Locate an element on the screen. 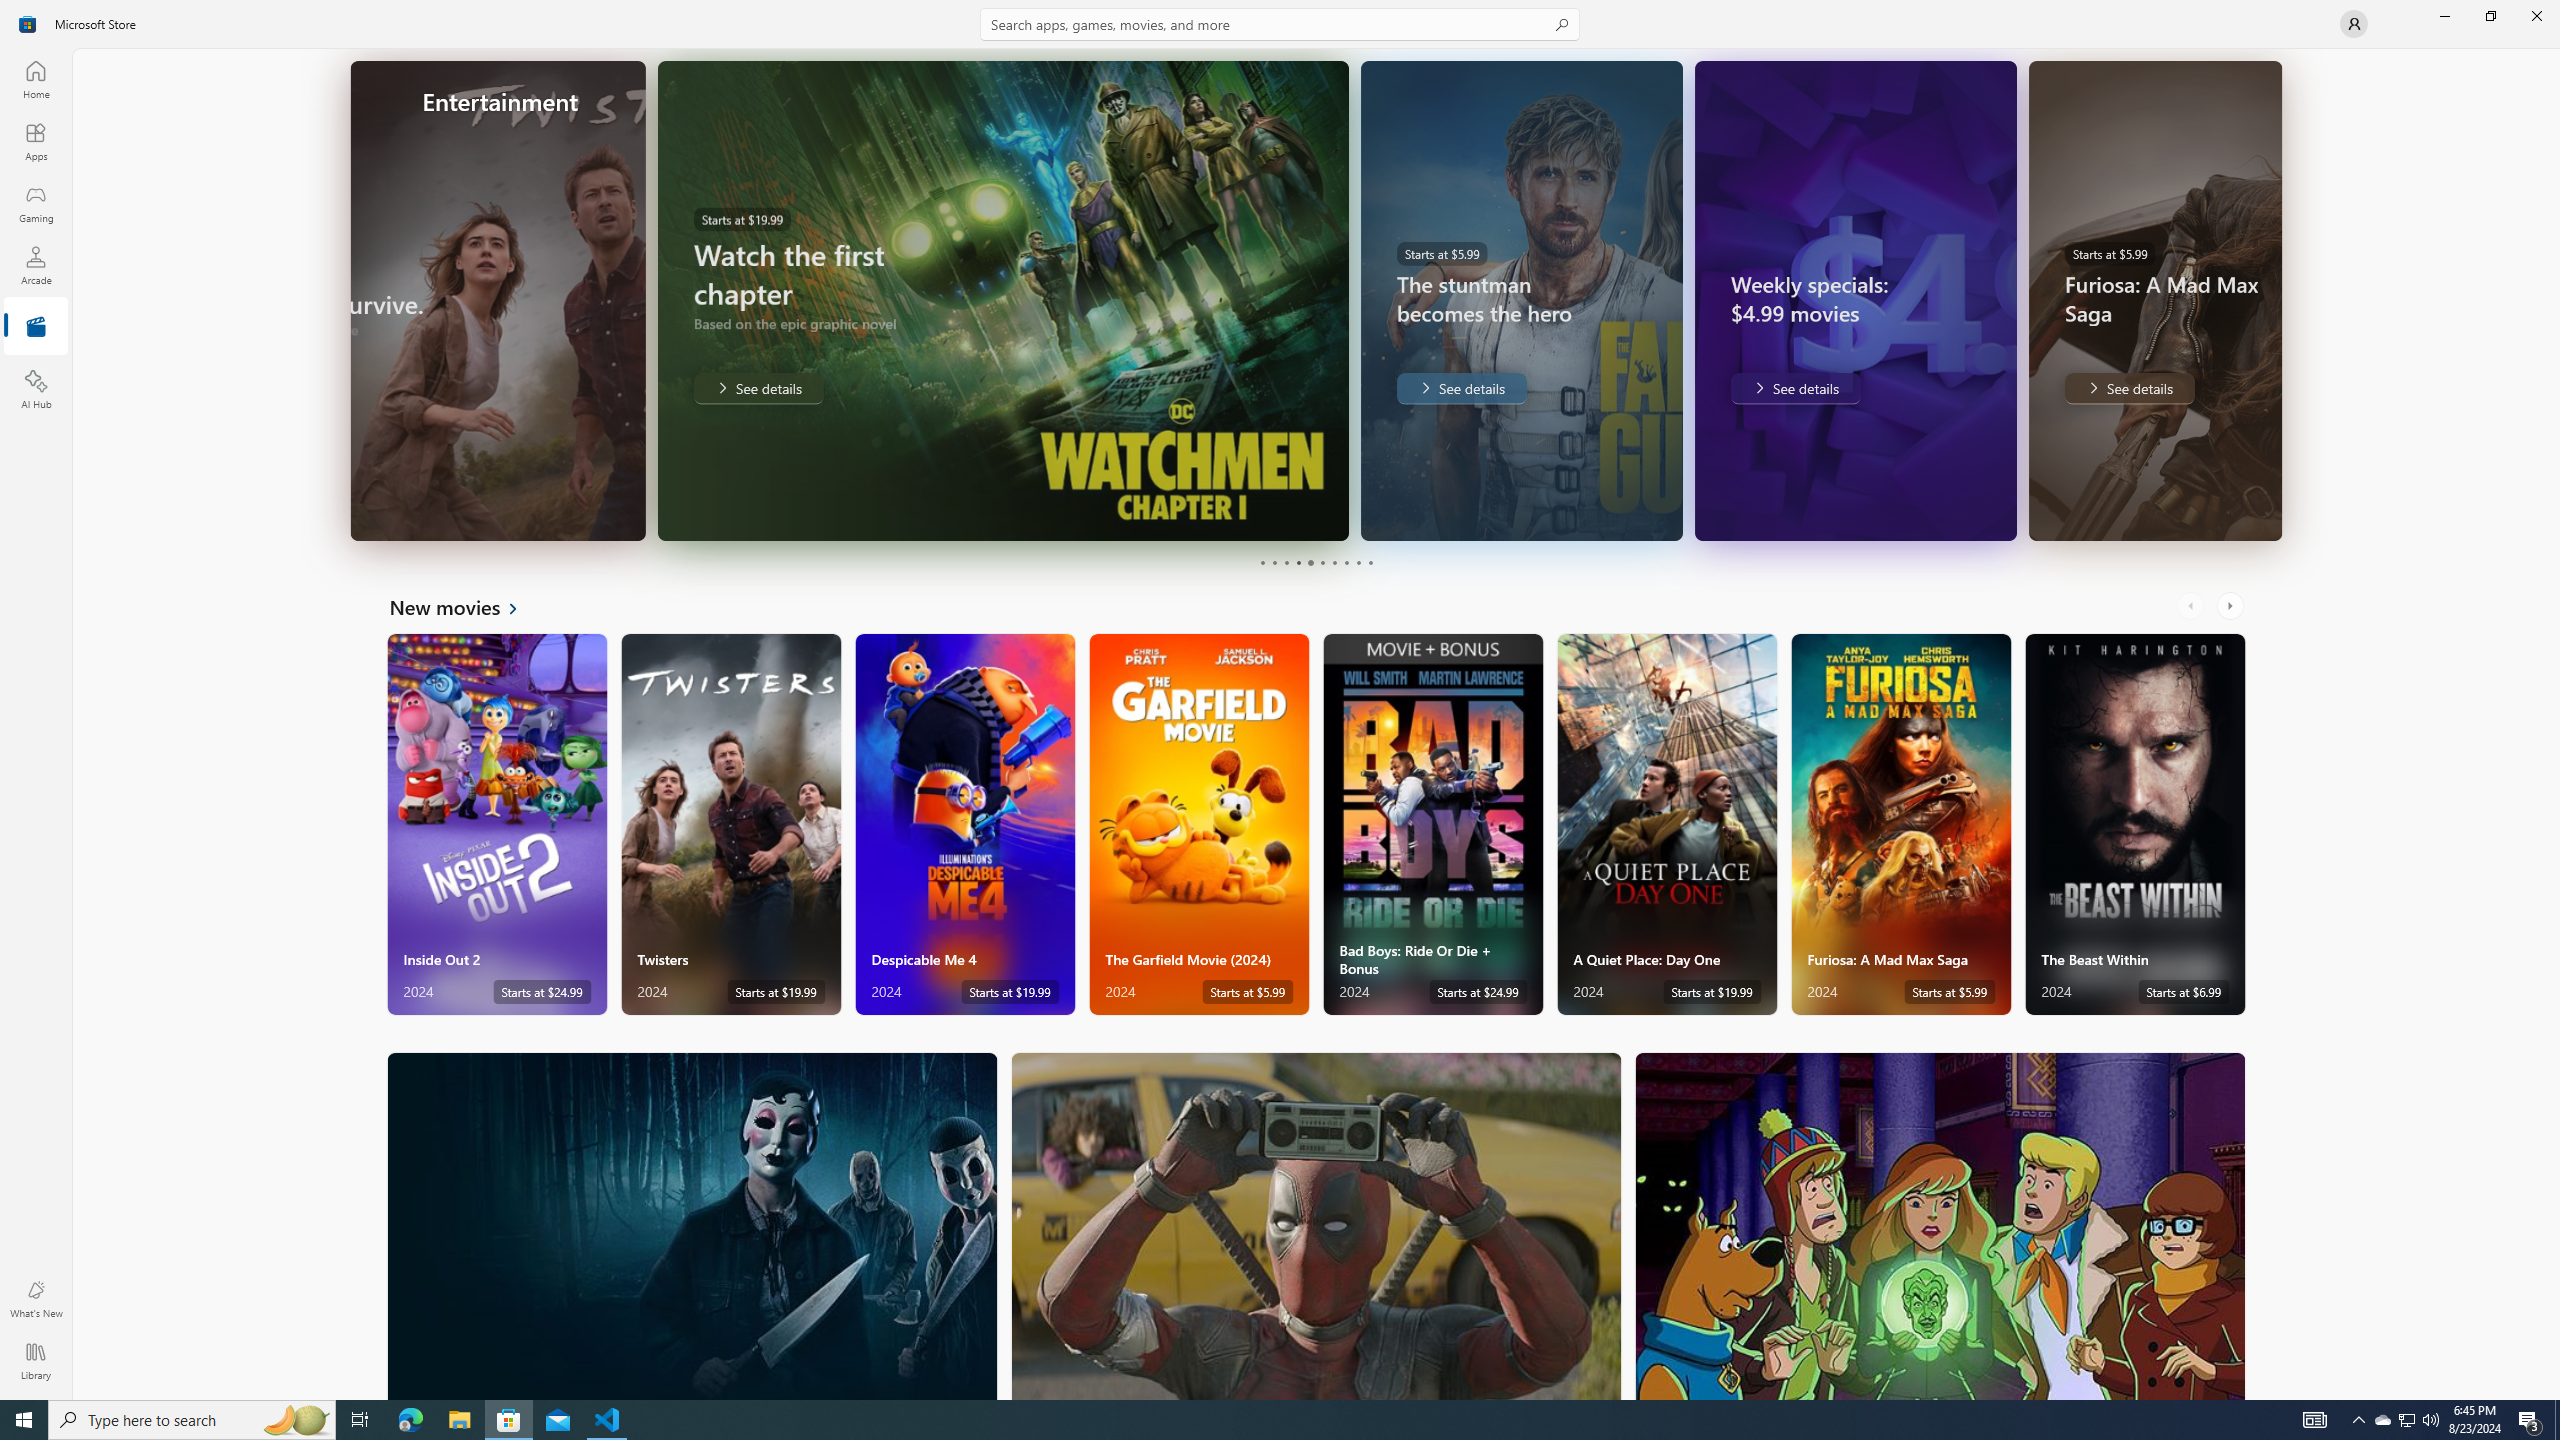 This screenshot has width=2560, height=1440. 'The Garfield Movie (2024). Starts at $5.99  ' is located at coordinates (1198, 824).